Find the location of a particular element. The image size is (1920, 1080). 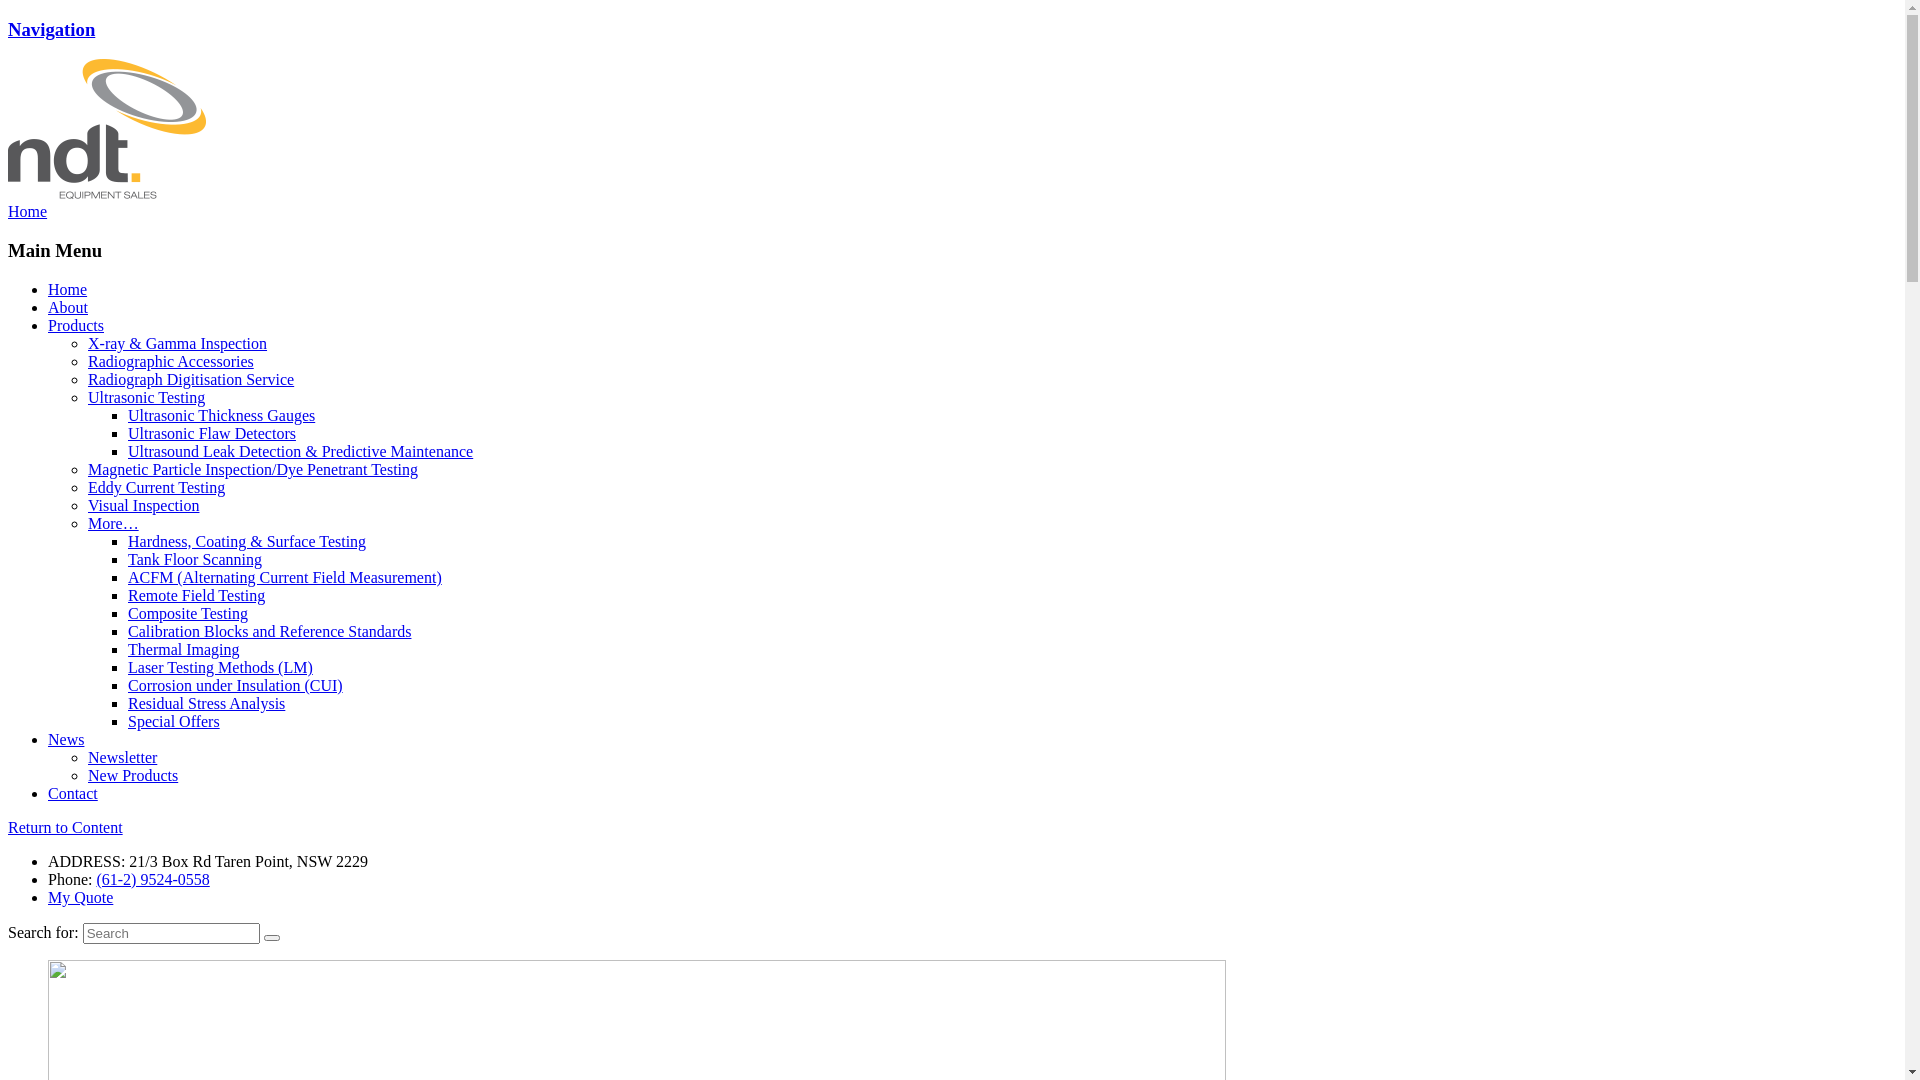

'Corrosion under Insulation (CUI)' is located at coordinates (235, 684).